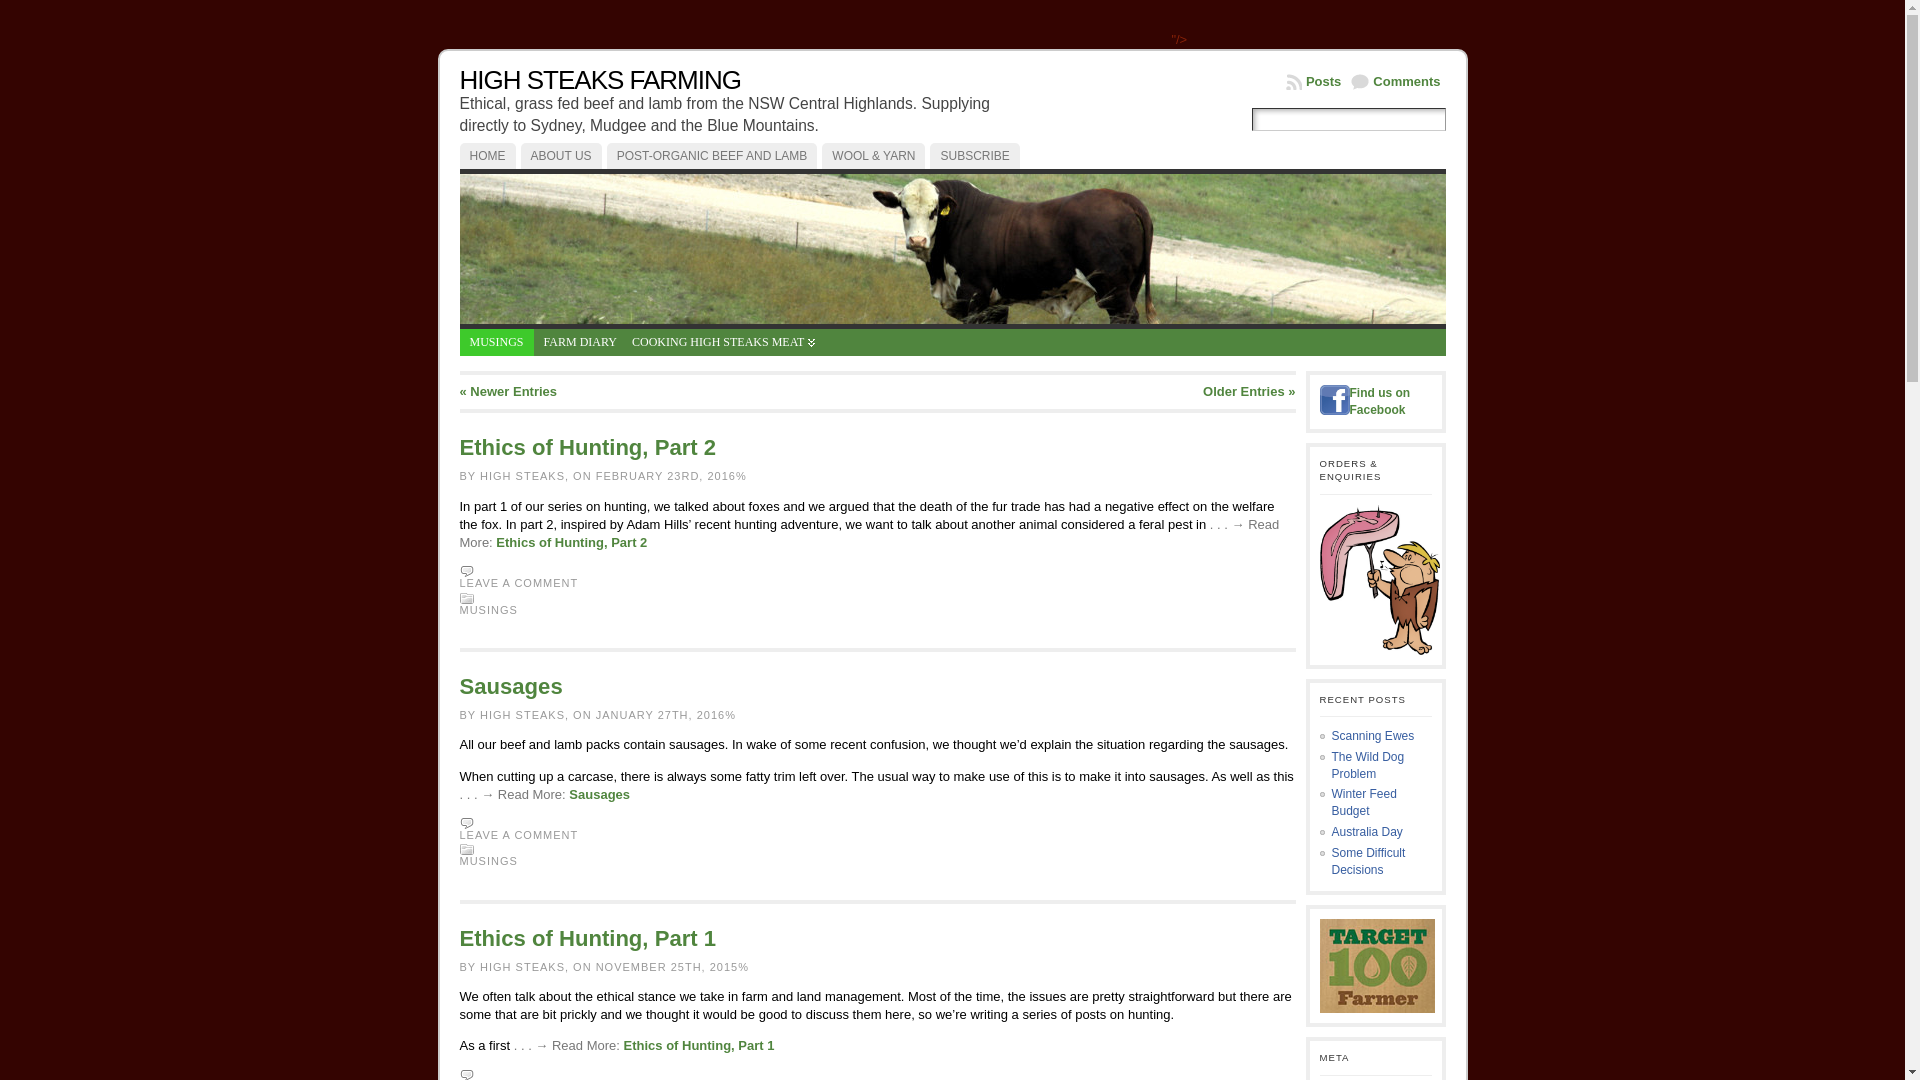 The height and width of the screenshot is (1080, 1920). I want to click on 'Ethics of Hunting, Part 2', so click(570, 542).